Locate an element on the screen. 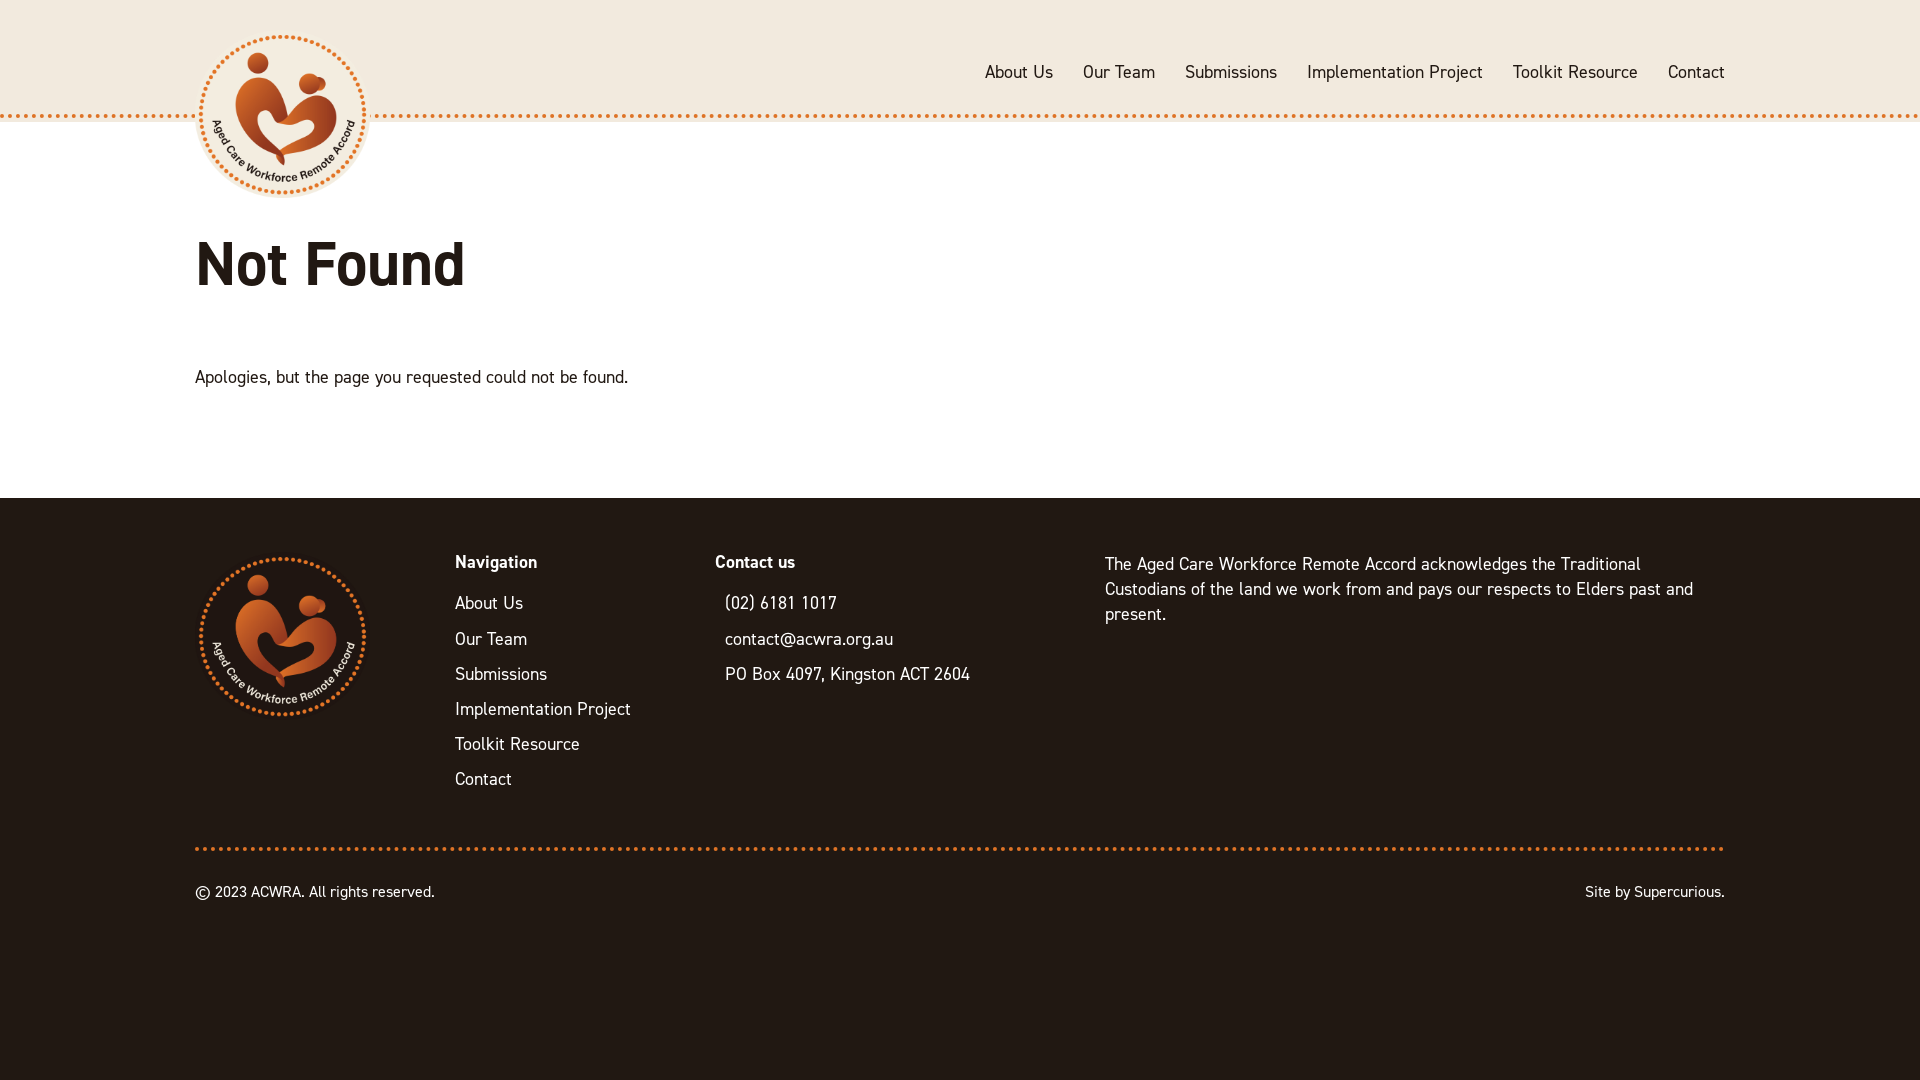  '(02) 6181 1017' is located at coordinates (893, 602).